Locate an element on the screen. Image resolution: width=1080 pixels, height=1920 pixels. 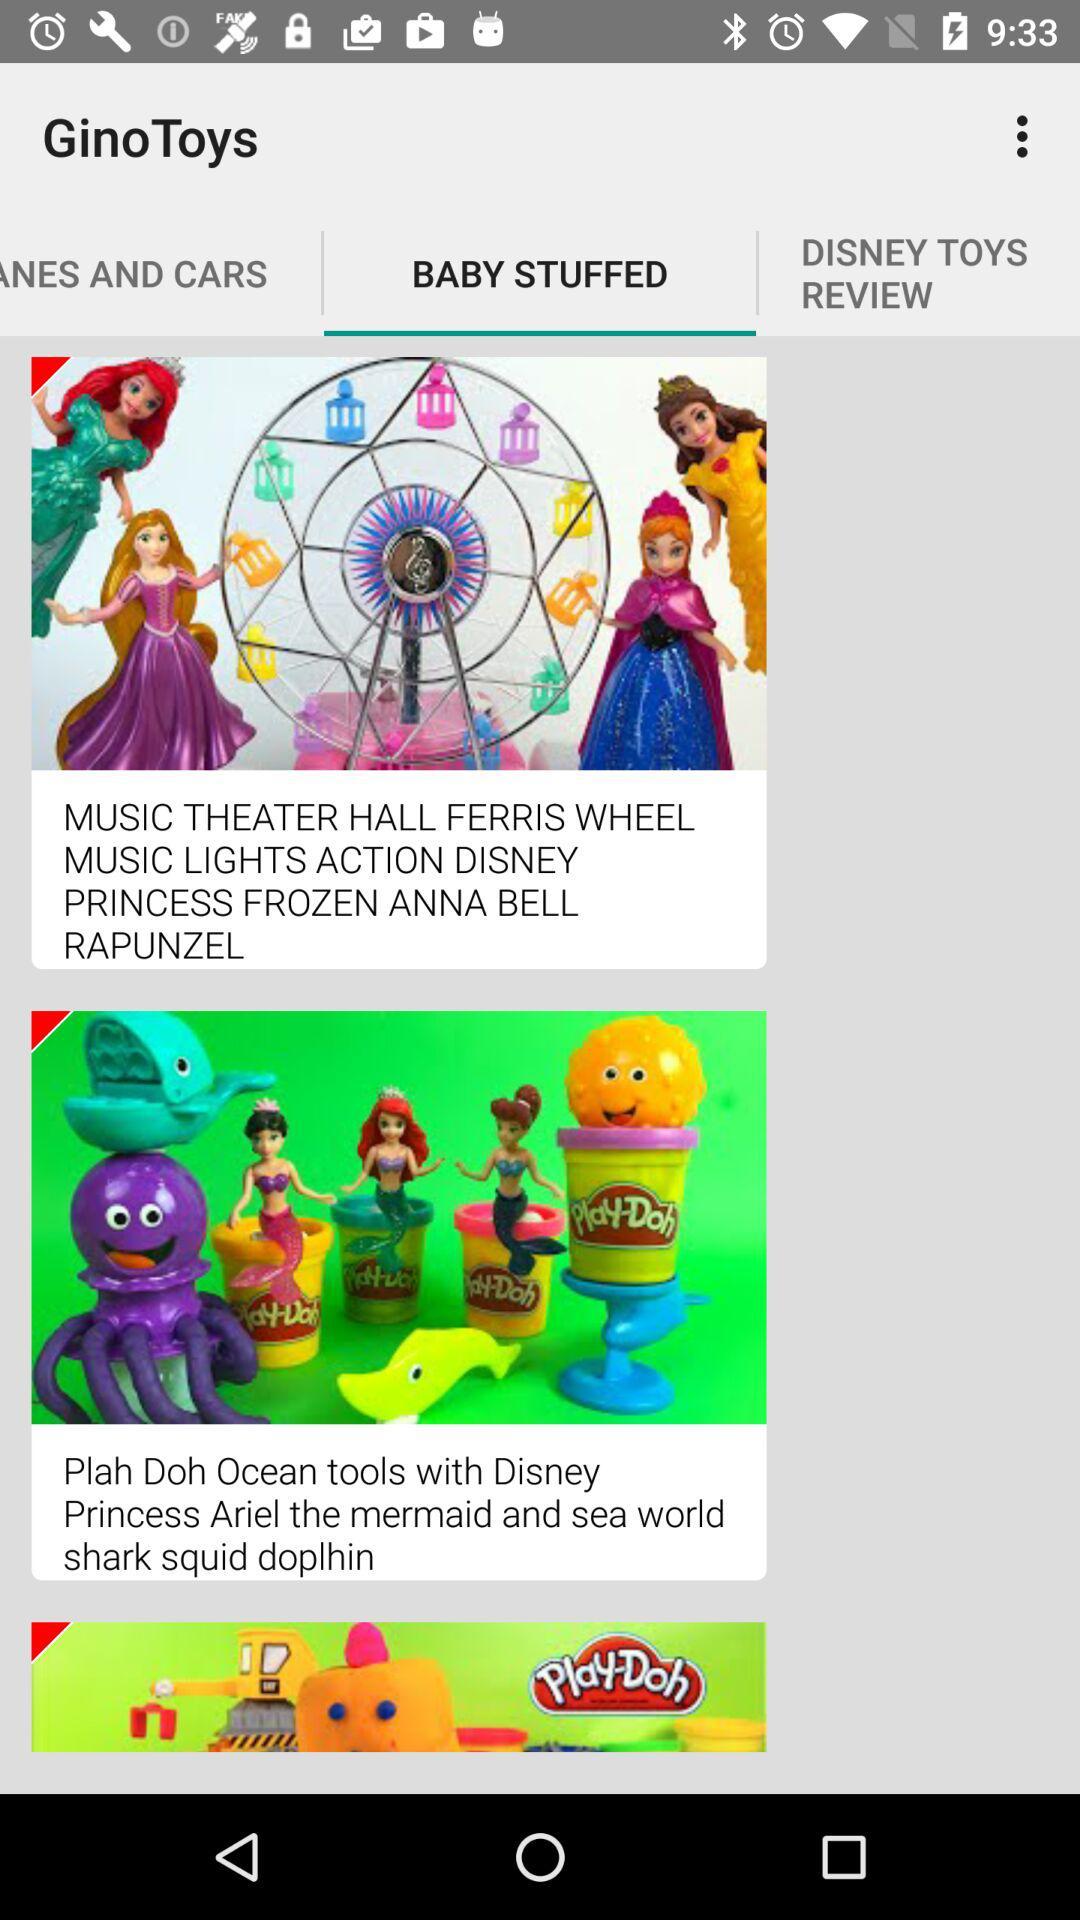
the icon above the disney toys review is located at coordinates (1027, 135).